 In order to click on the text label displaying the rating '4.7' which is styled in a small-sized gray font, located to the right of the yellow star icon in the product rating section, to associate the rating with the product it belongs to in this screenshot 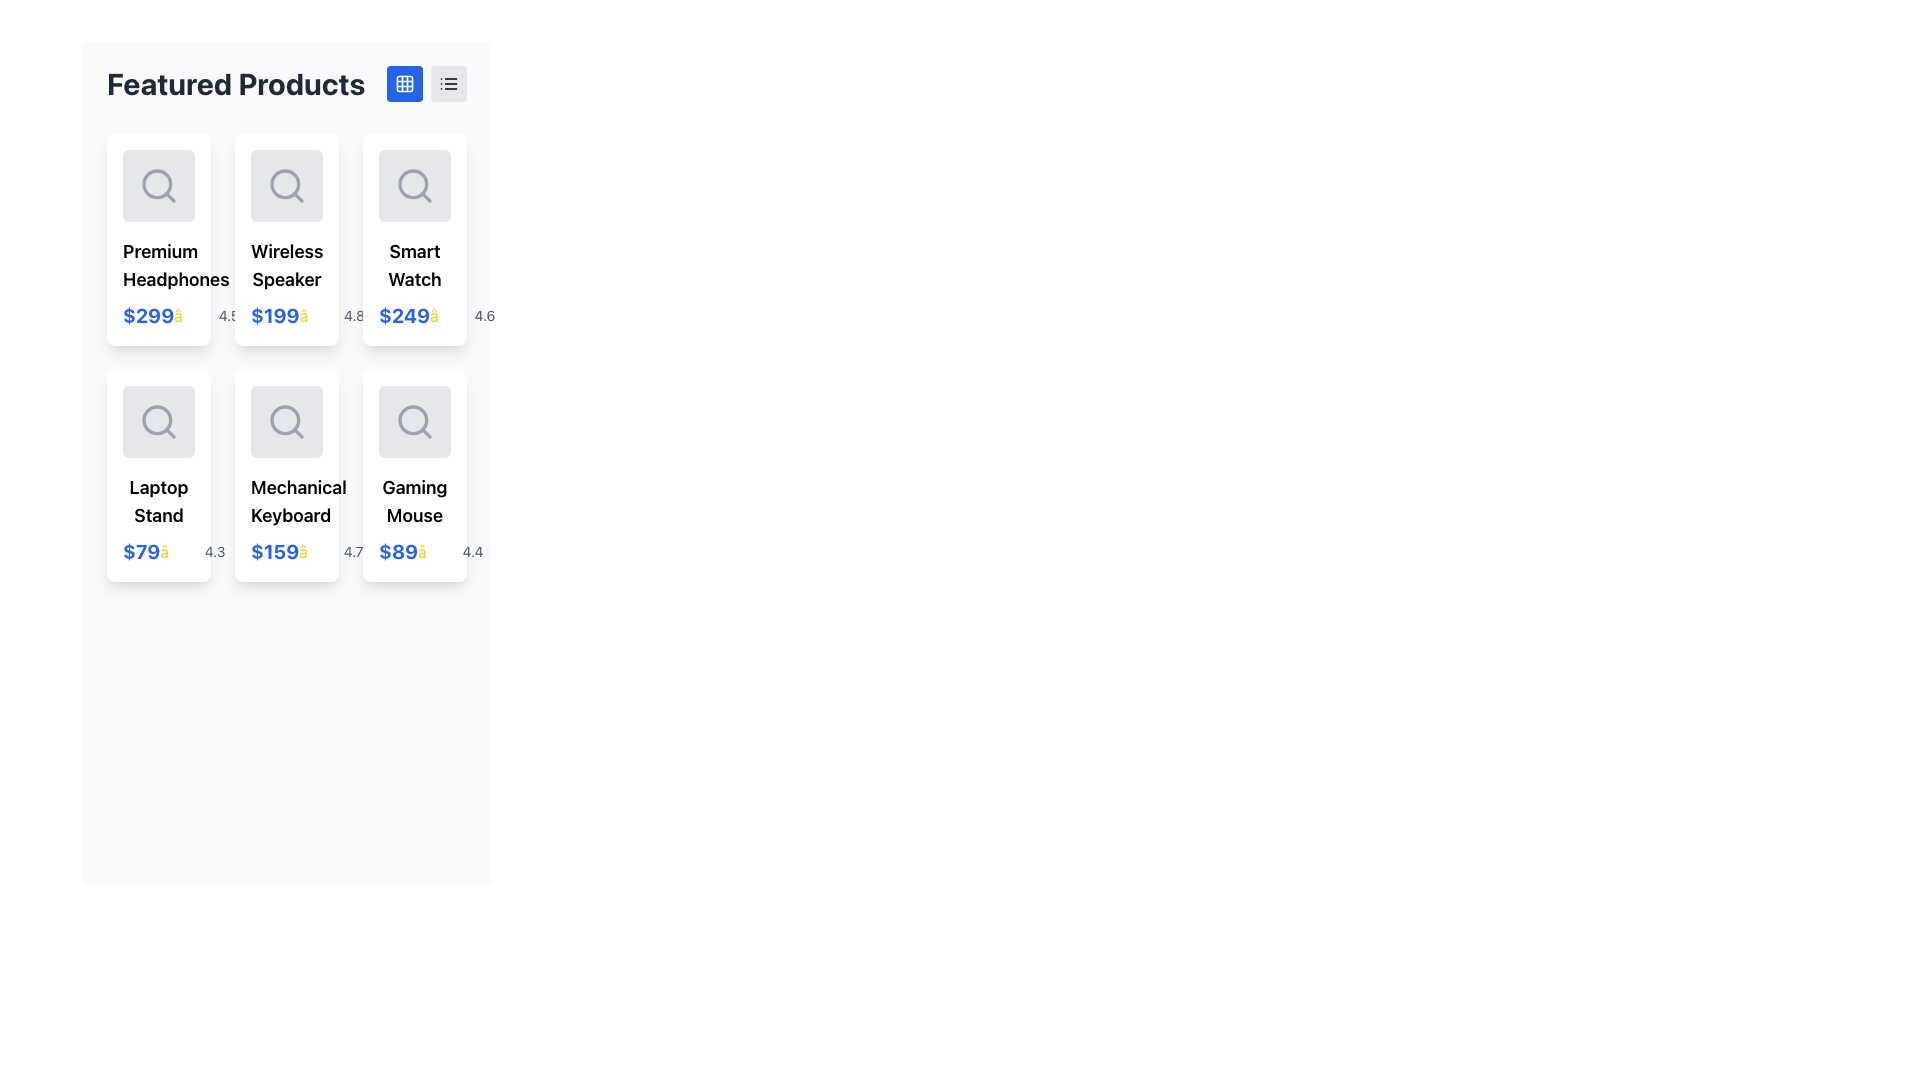, I will do `click(353, 551)`.